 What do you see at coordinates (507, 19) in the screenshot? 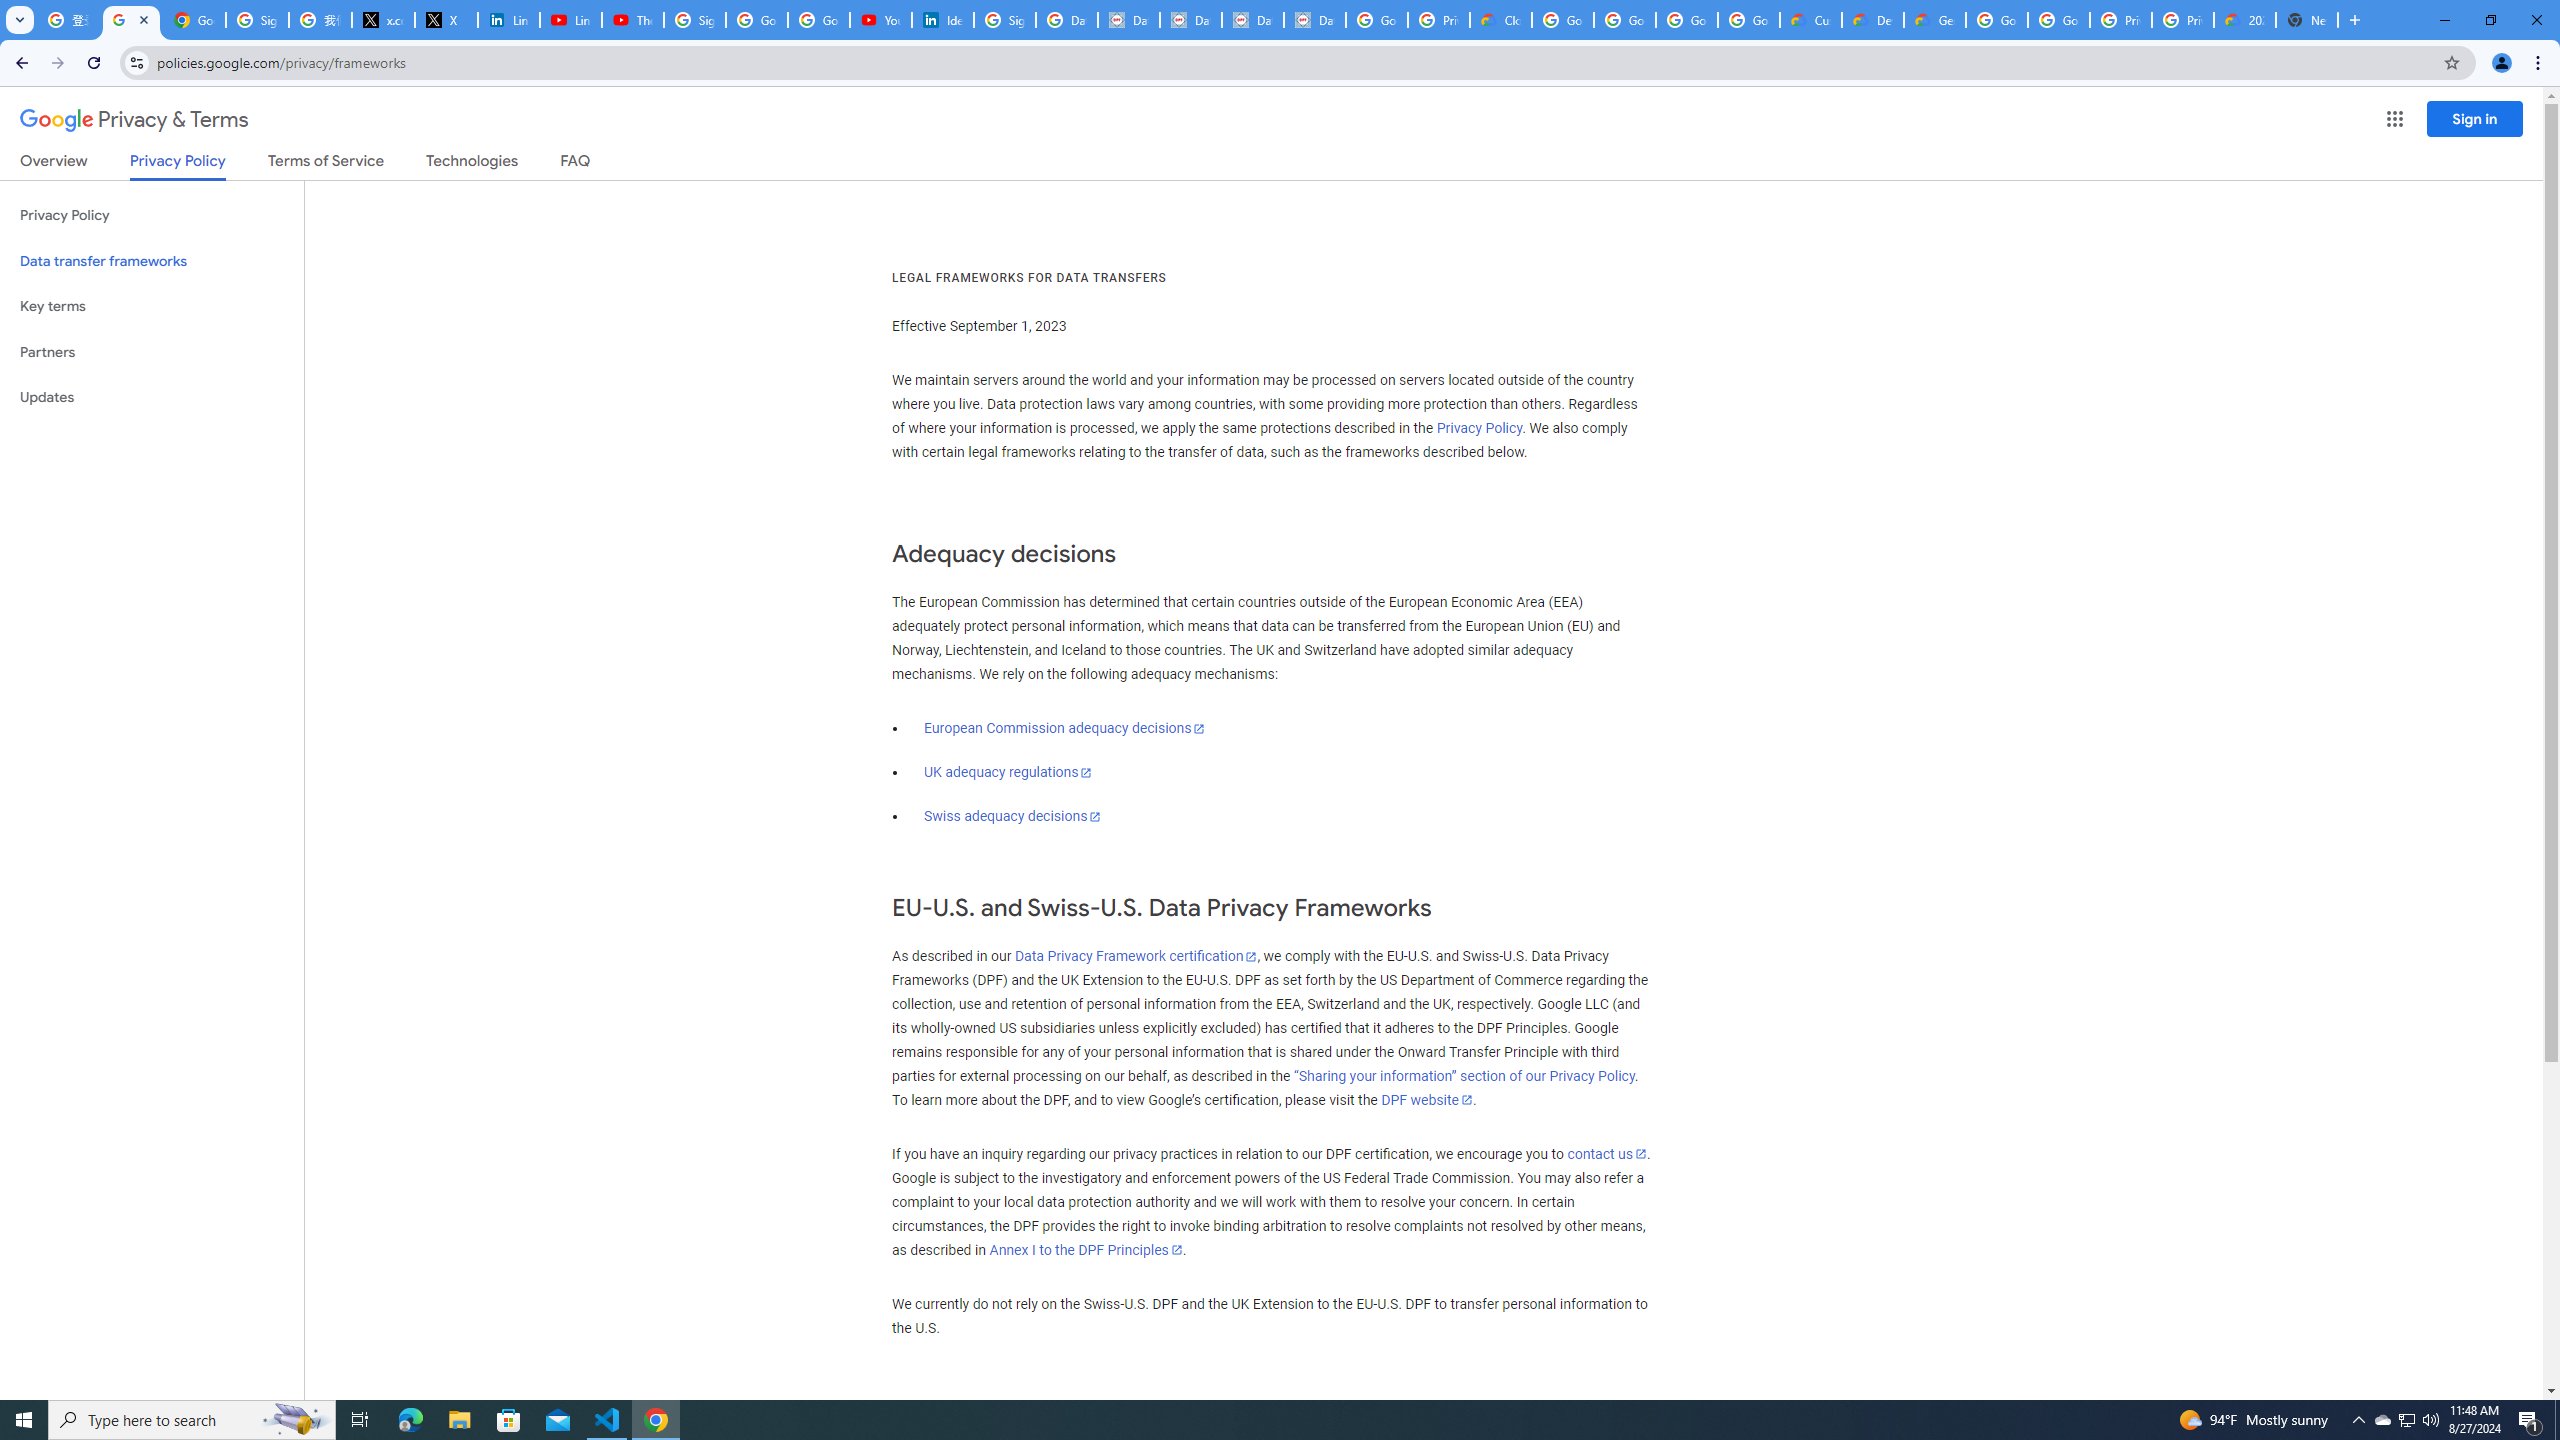
I see `'LinkedIn Privacy Policy'` at bounding box center [507, 19].